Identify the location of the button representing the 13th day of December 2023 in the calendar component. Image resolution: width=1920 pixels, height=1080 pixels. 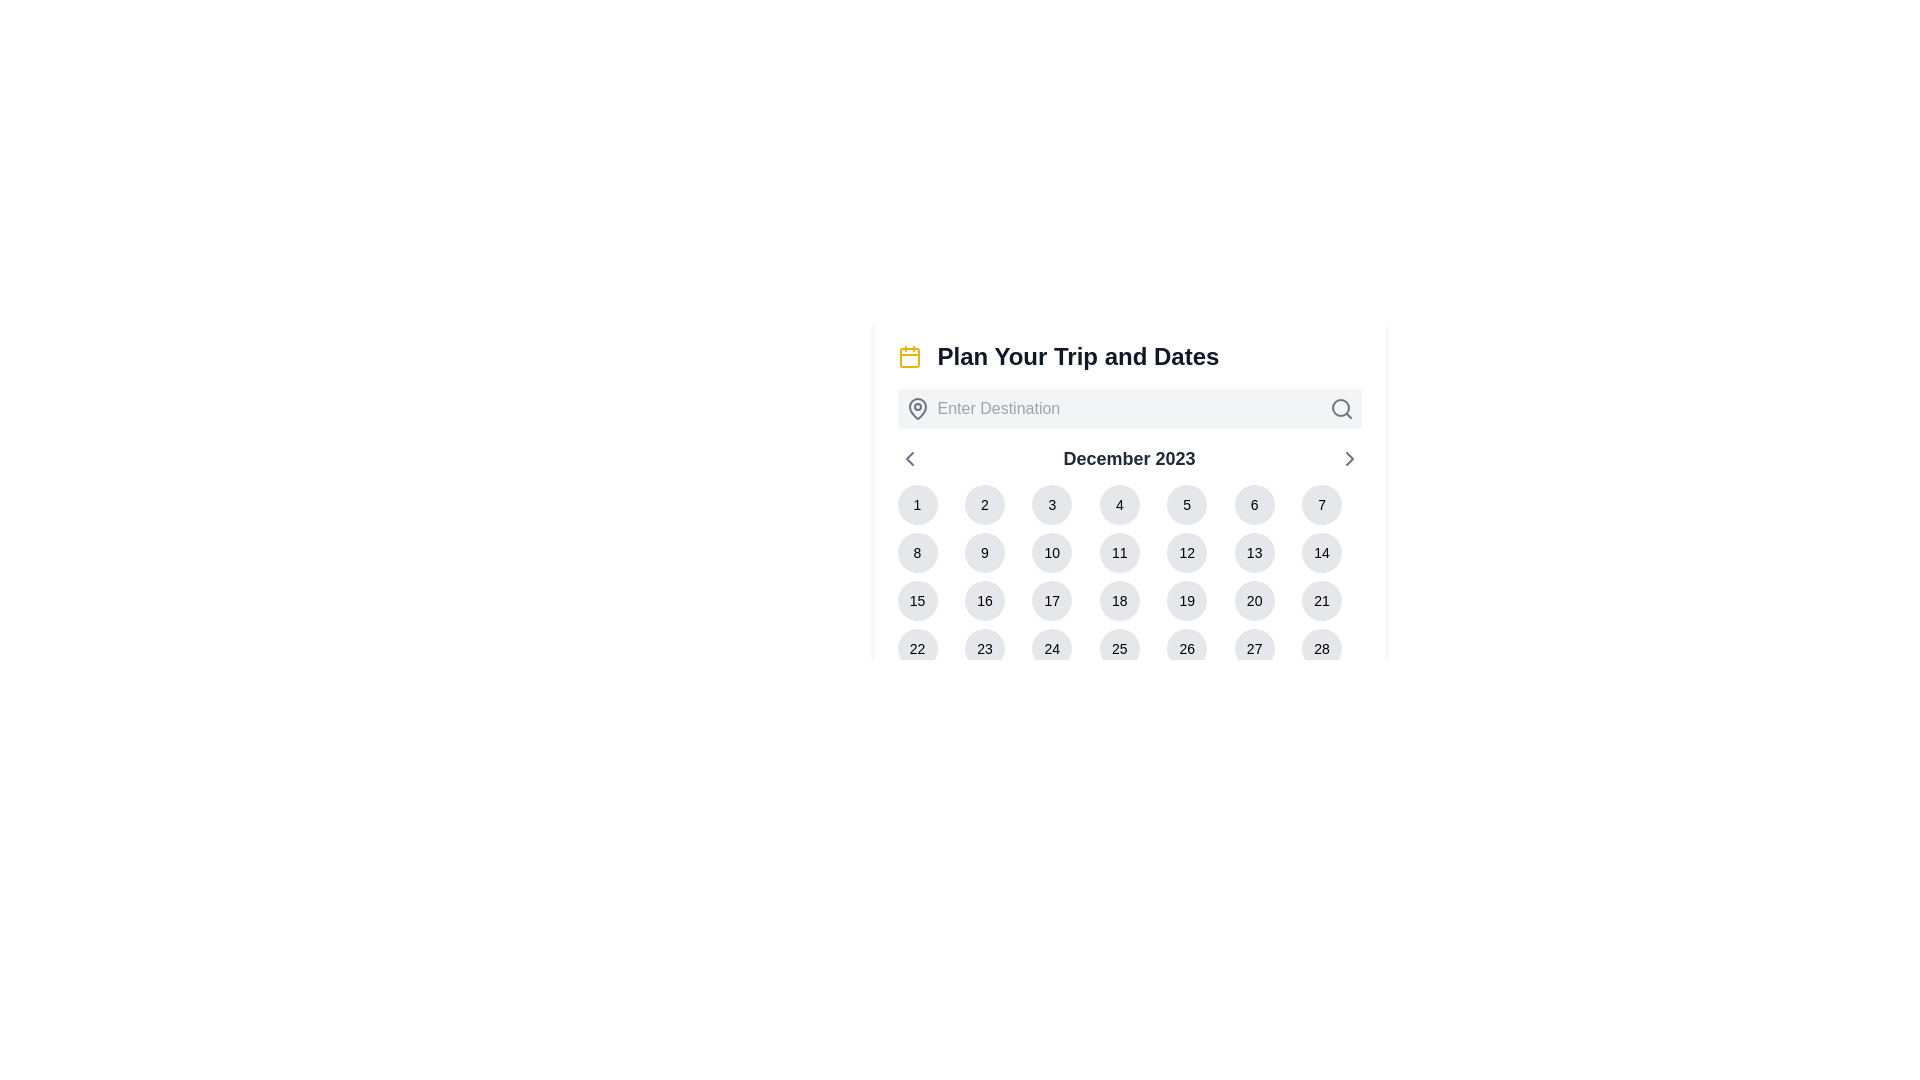
(1253, 552).